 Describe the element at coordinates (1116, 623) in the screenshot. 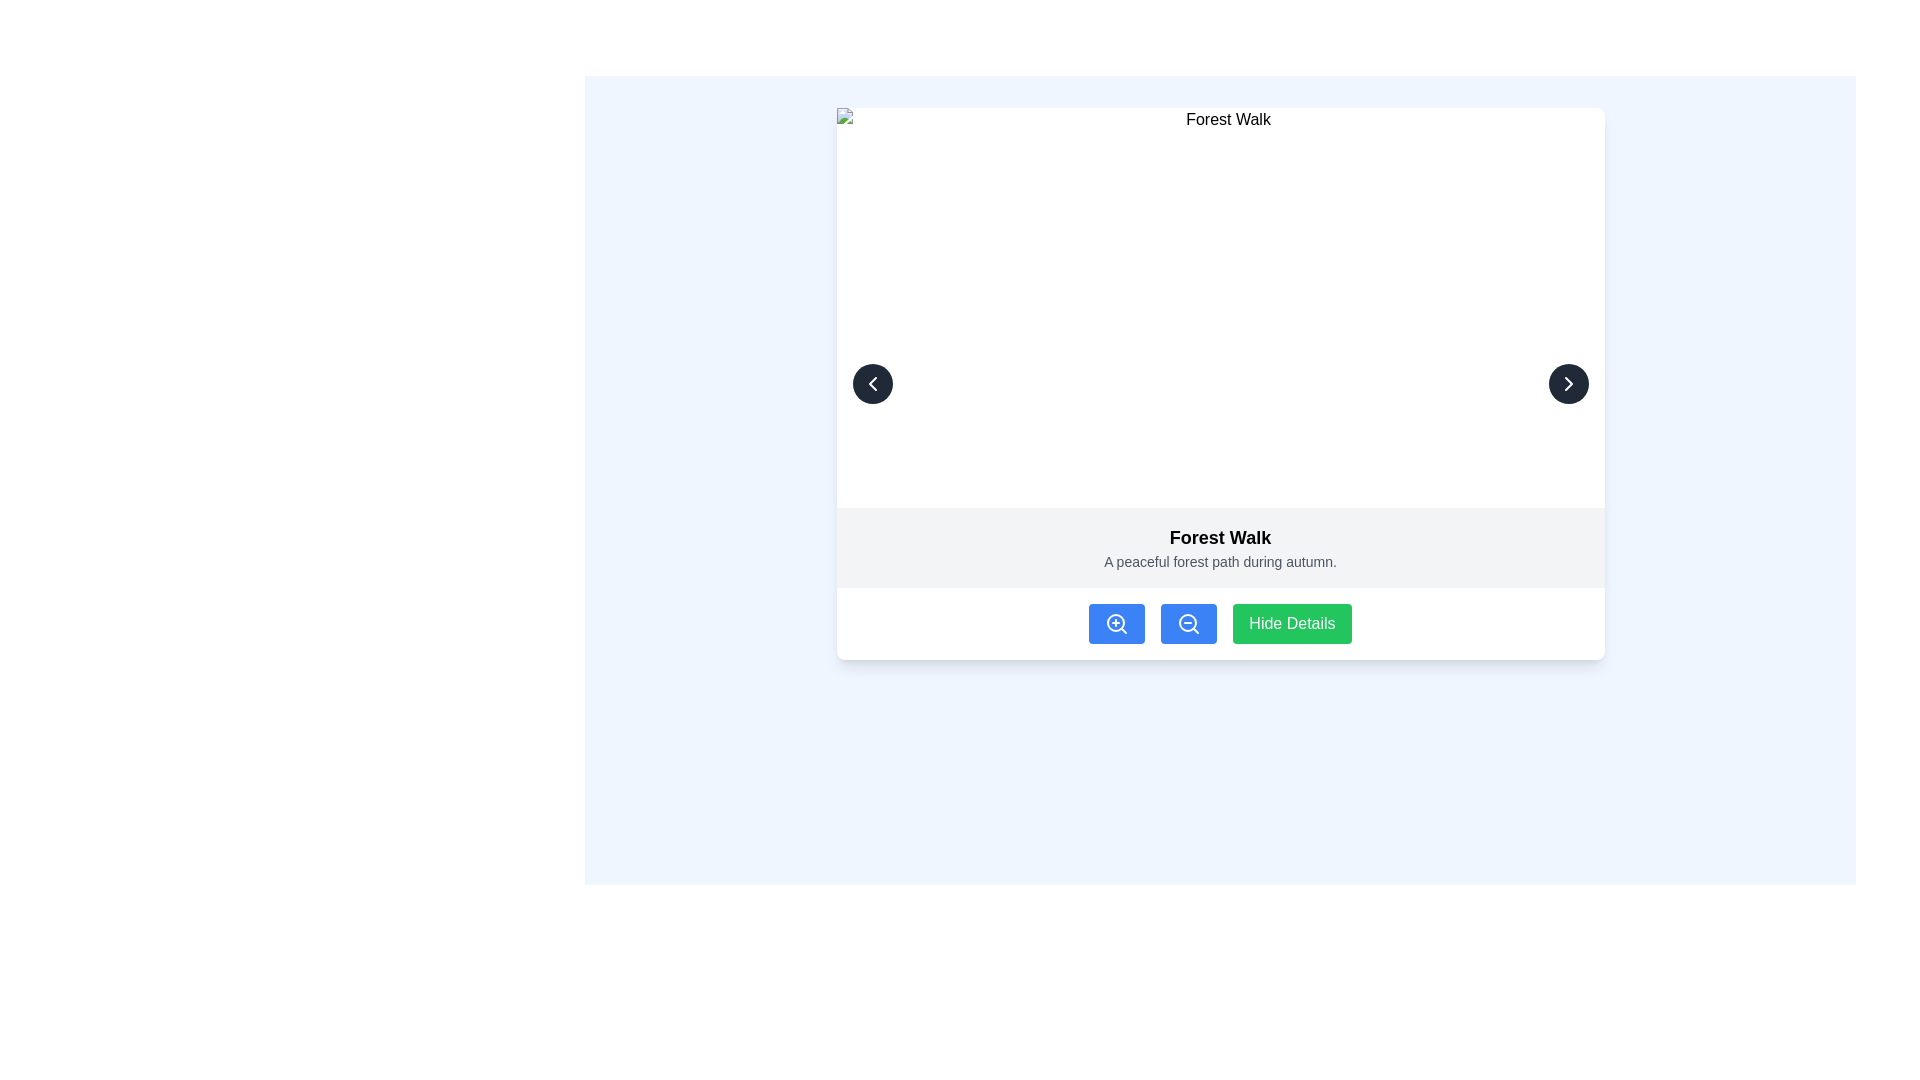

I see `the circular magnifying glass icon with a plus sign inside, located in the bottom bar of the interface, to zoom in` at that location.